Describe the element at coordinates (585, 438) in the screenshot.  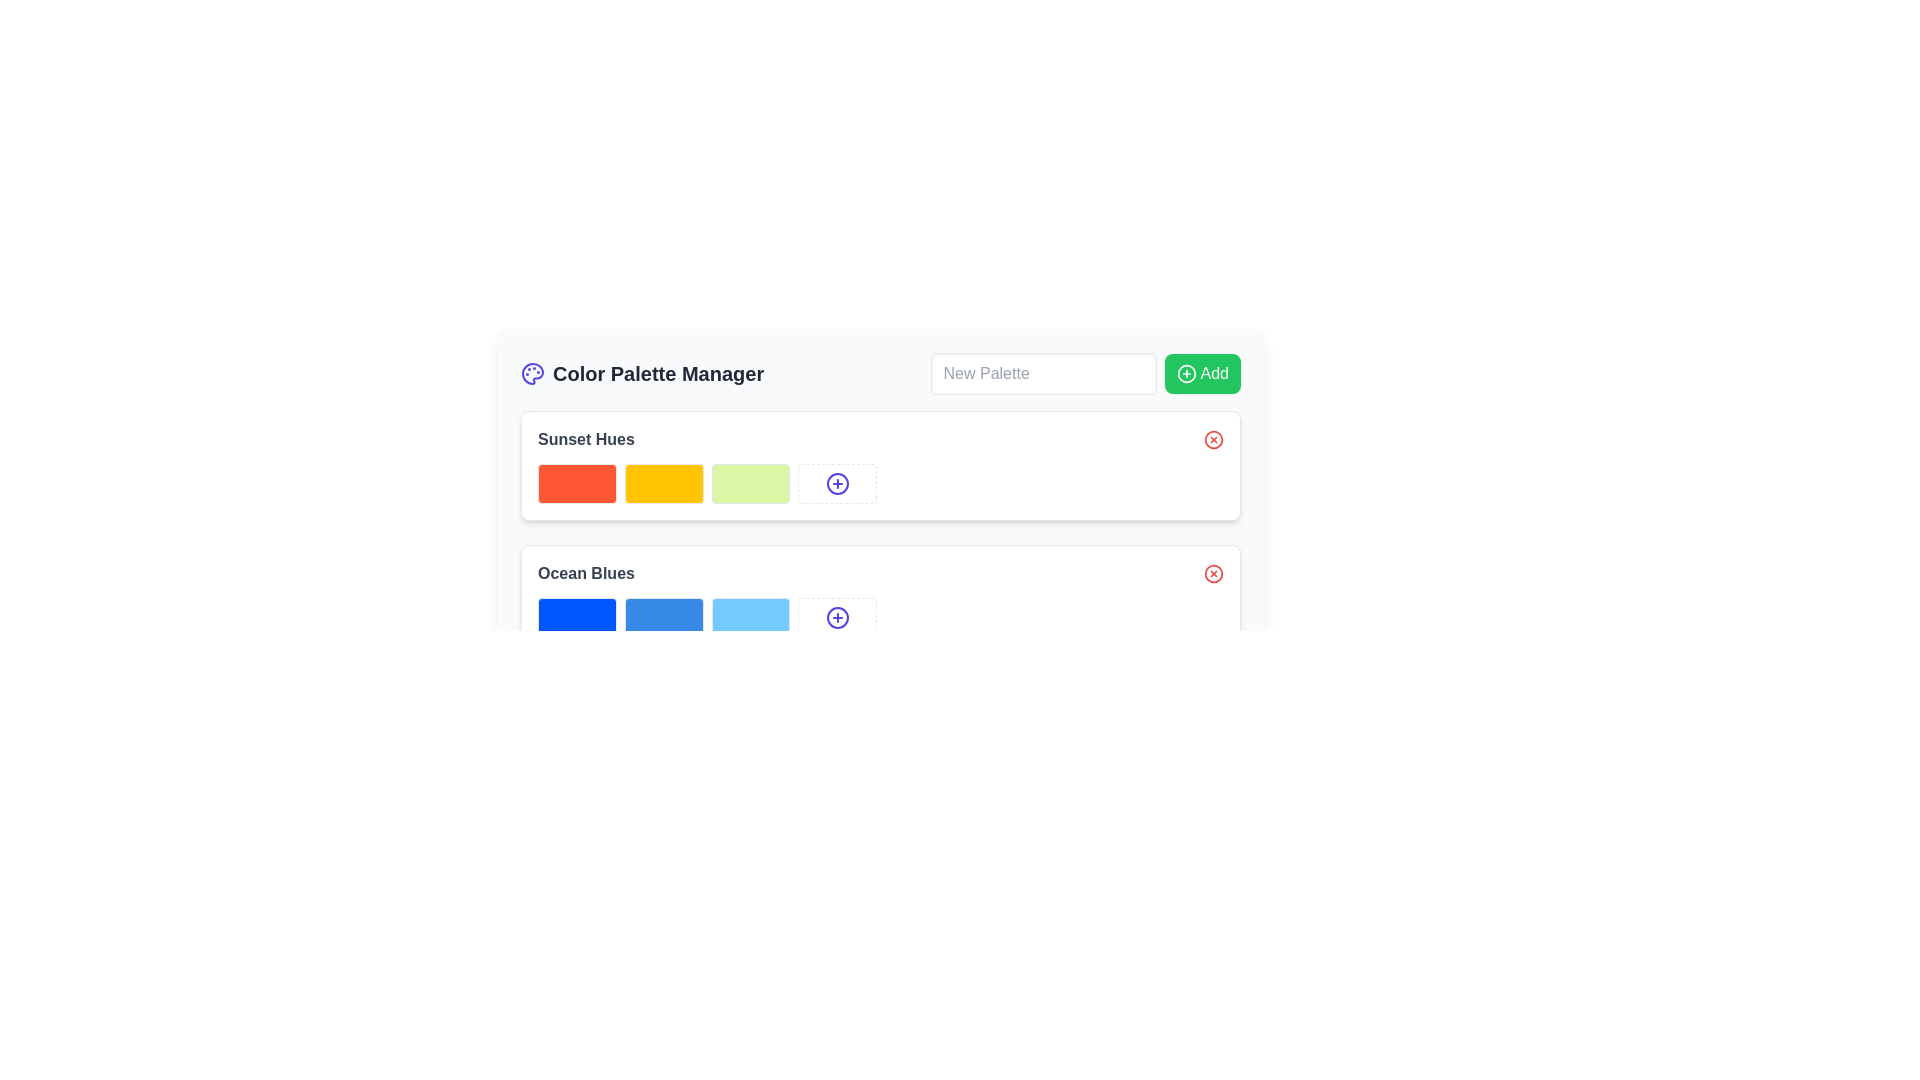
I see `the text label displaying 'Sunset Hues' in bold dark gray font, located at the top-left corner of the color palette` at that location.